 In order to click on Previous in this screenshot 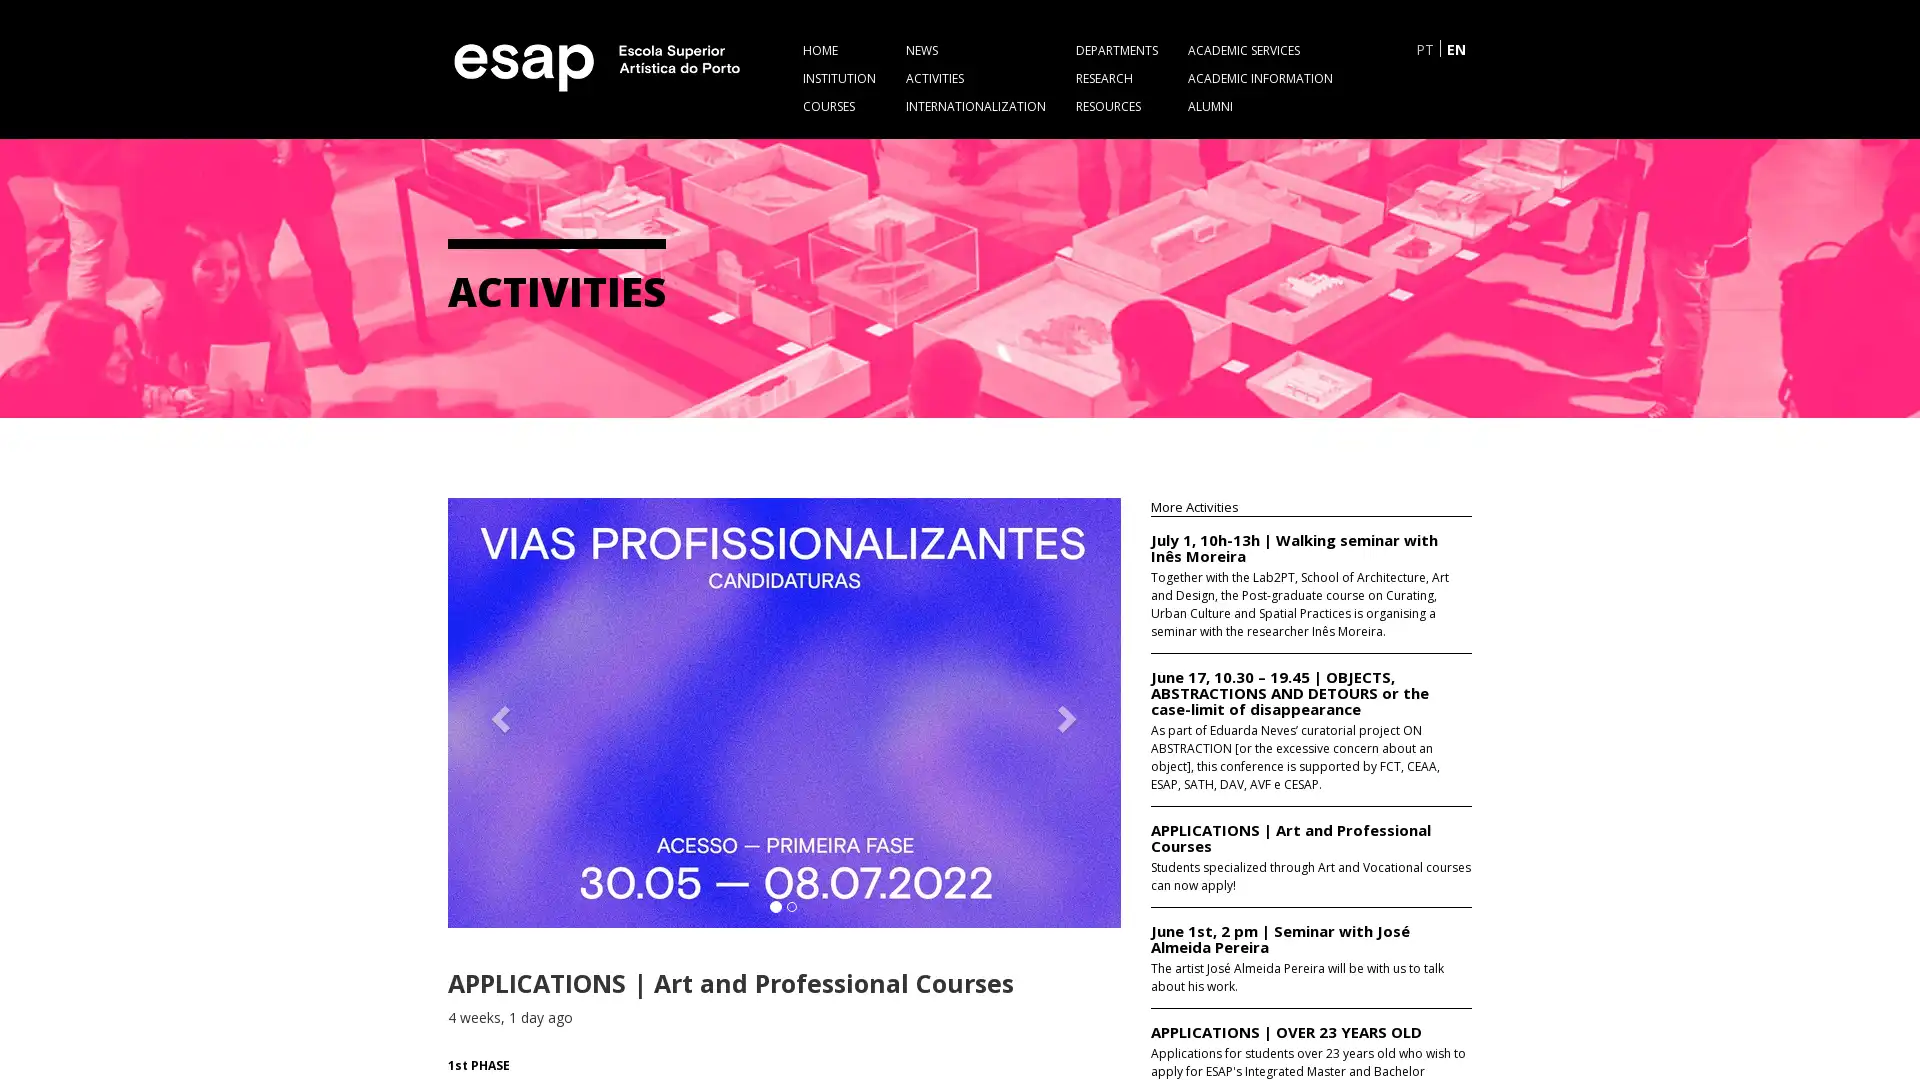, I will do `click(498, 711)`.